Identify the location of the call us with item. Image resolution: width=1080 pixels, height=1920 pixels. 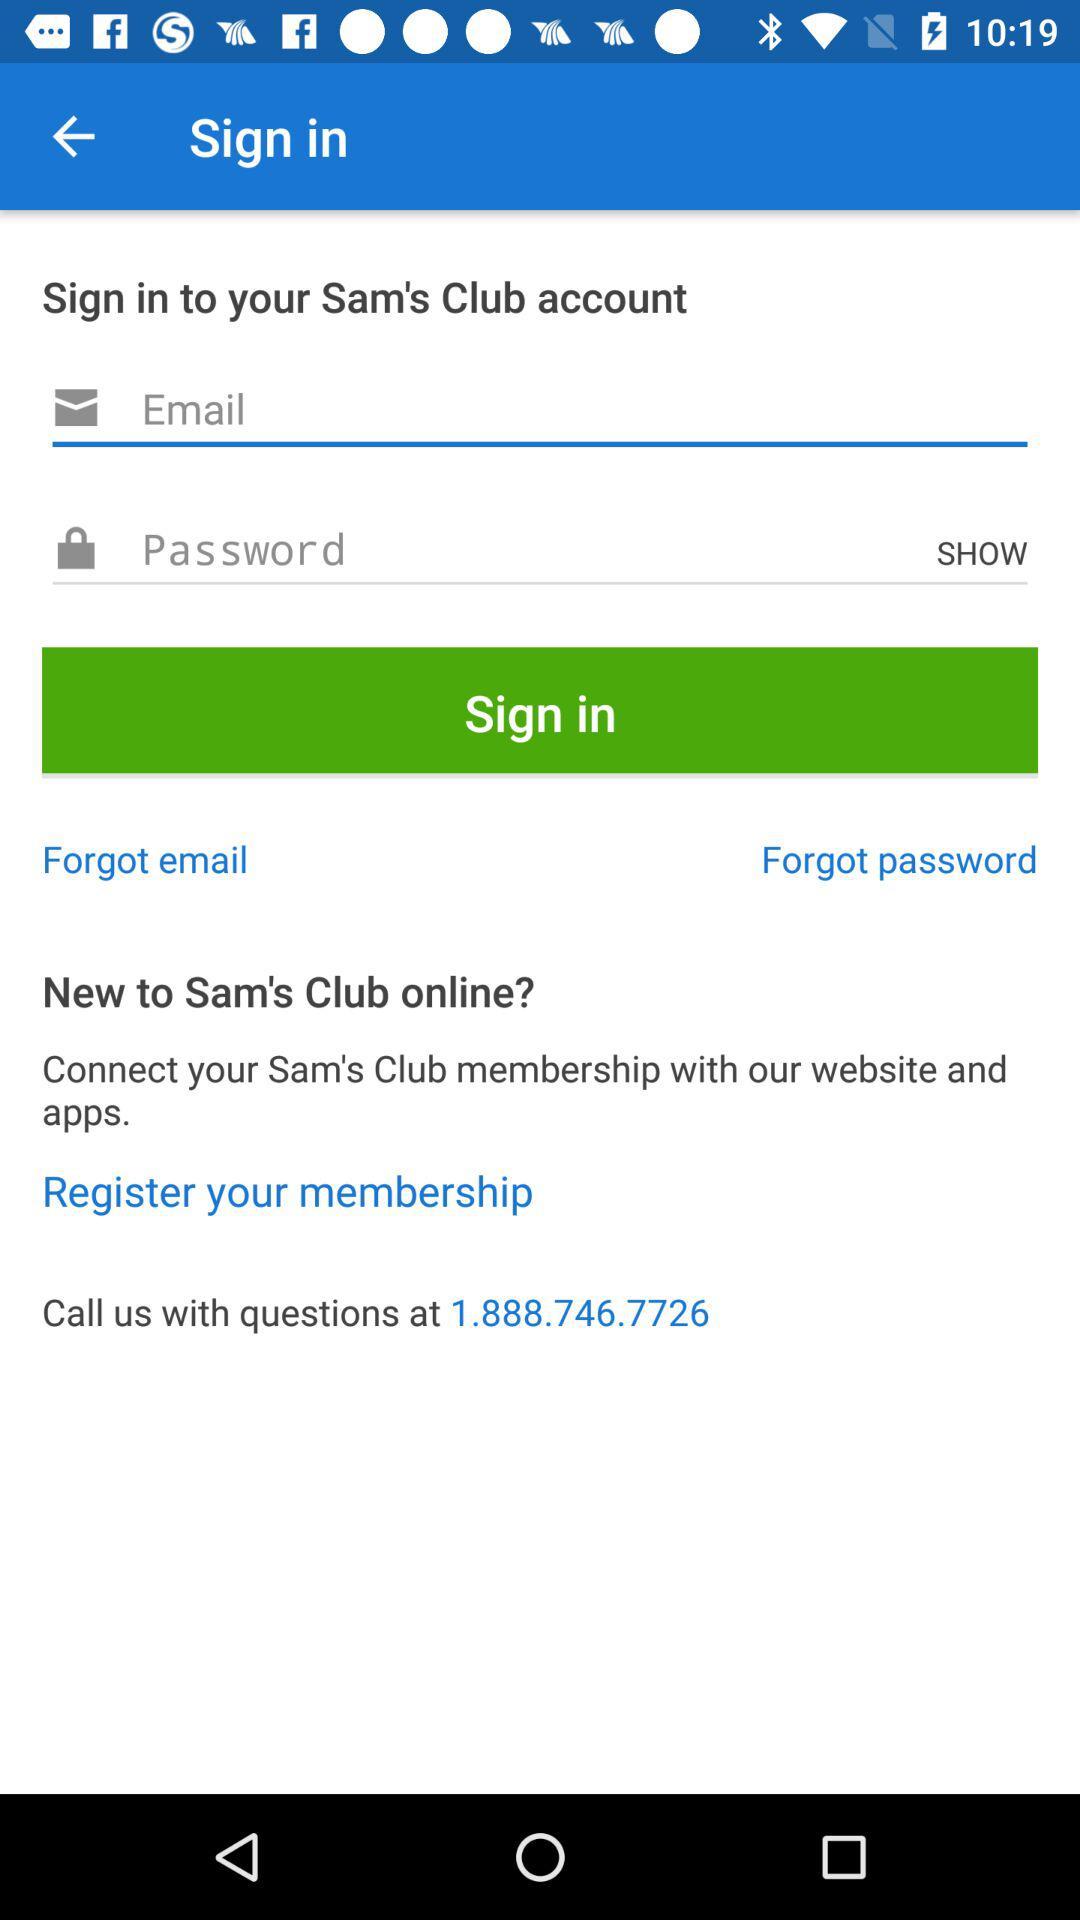
(540, 1311).